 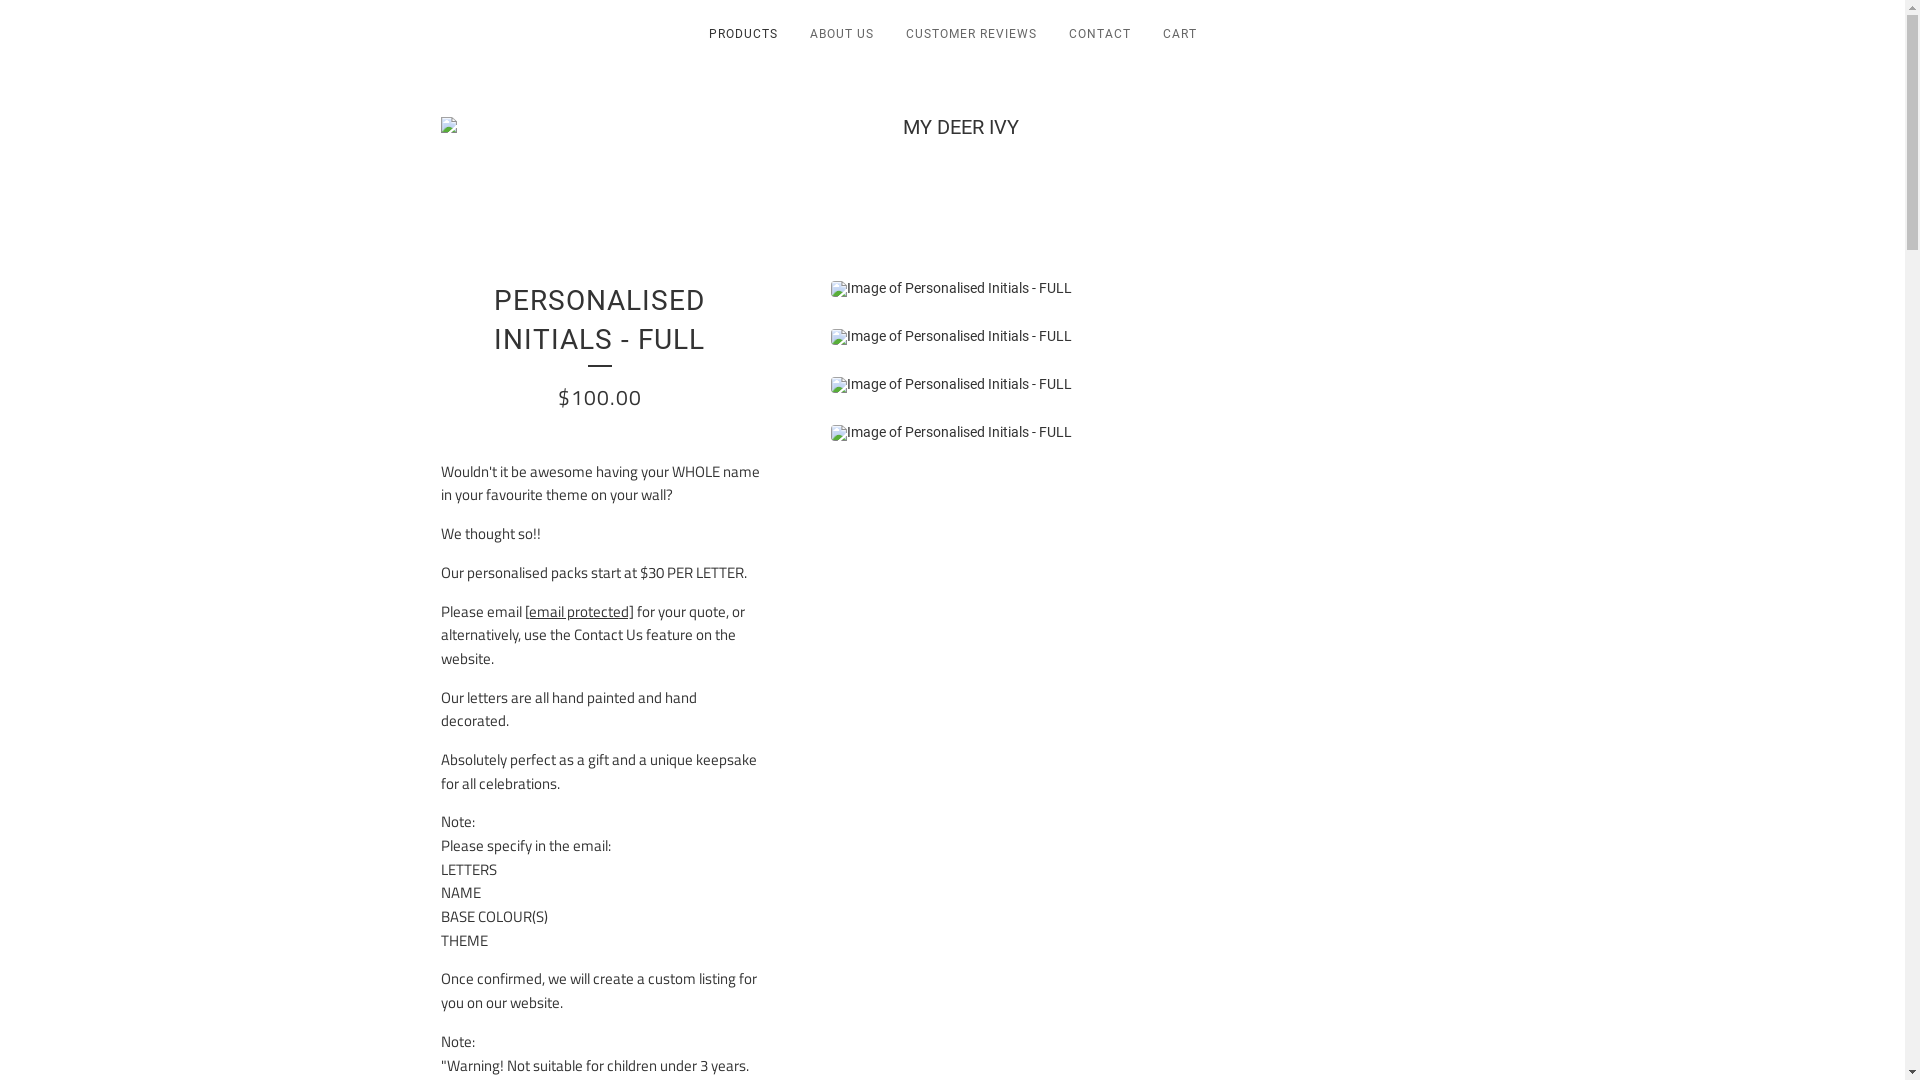 I want to click on 'CONTACT', so click(x=1098, y=38).